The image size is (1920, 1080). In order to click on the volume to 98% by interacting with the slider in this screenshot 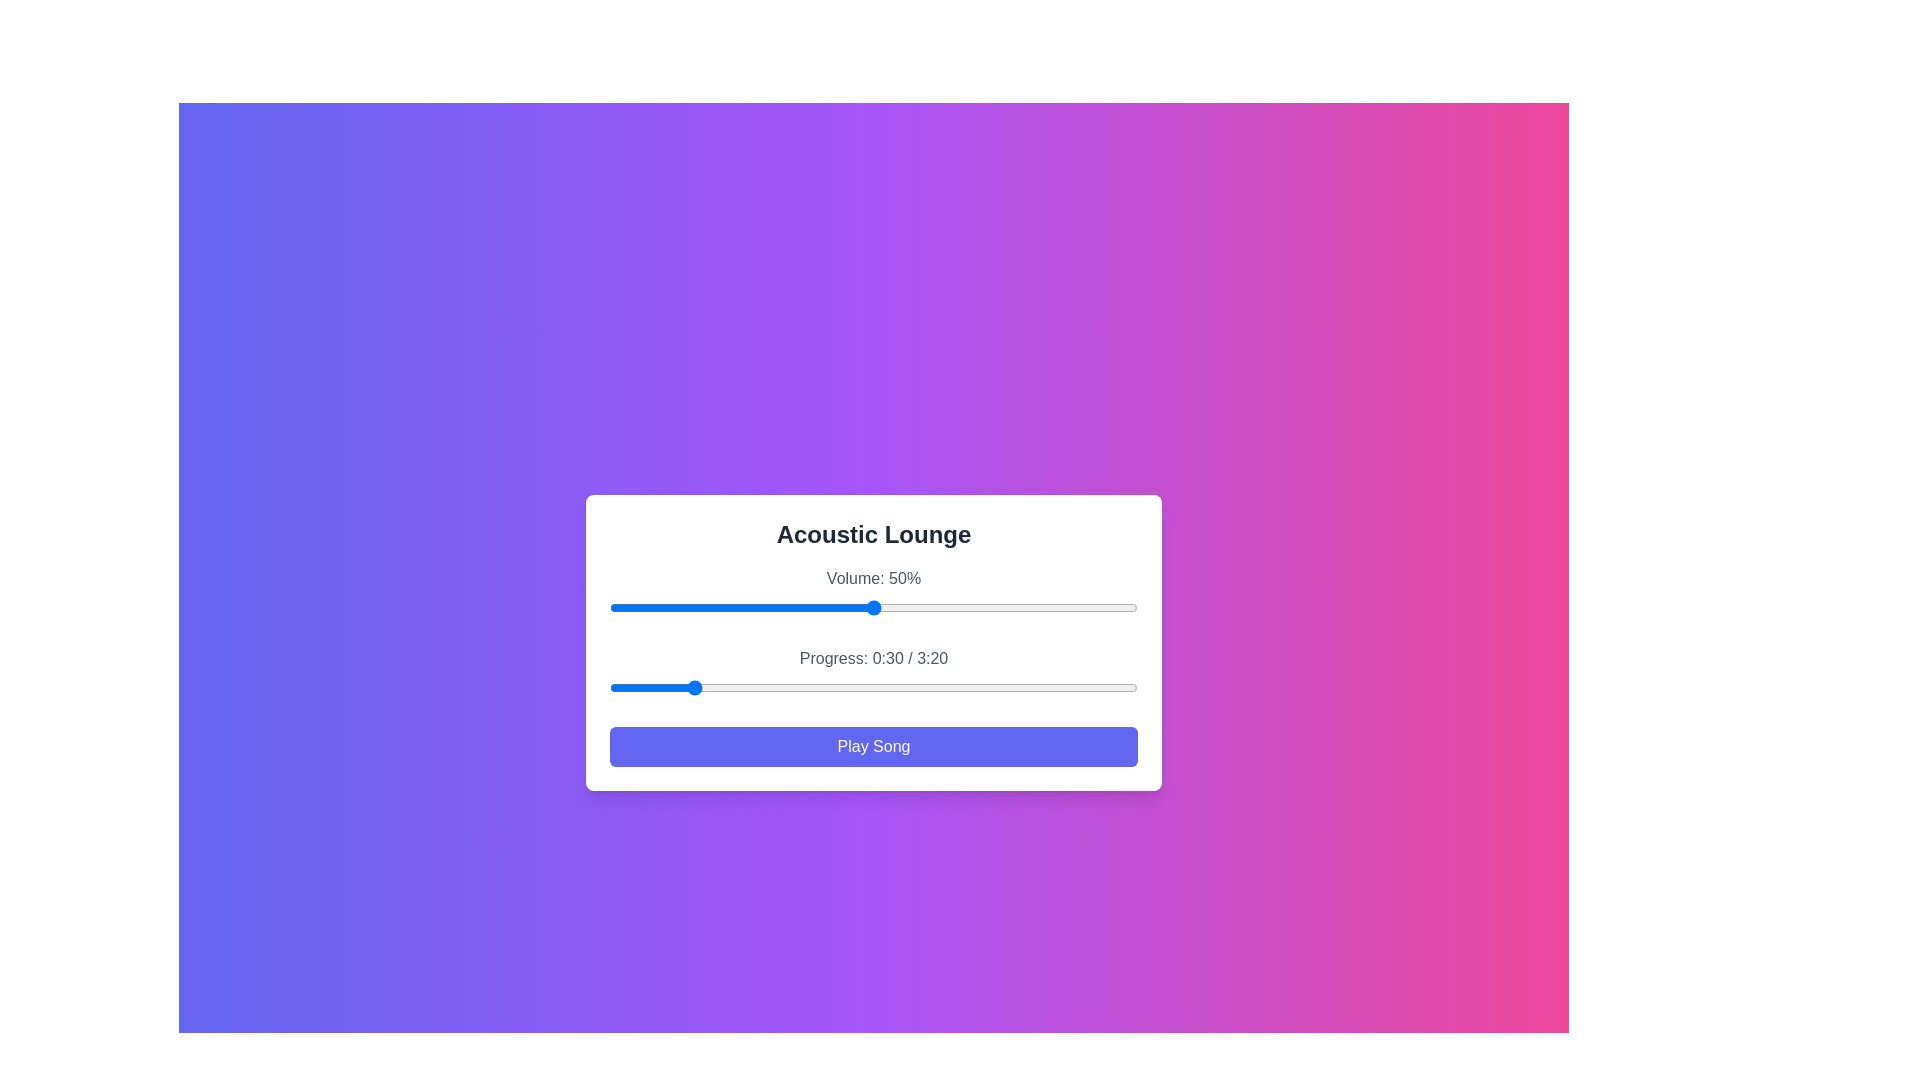, I will do `click(1127, 607)`.